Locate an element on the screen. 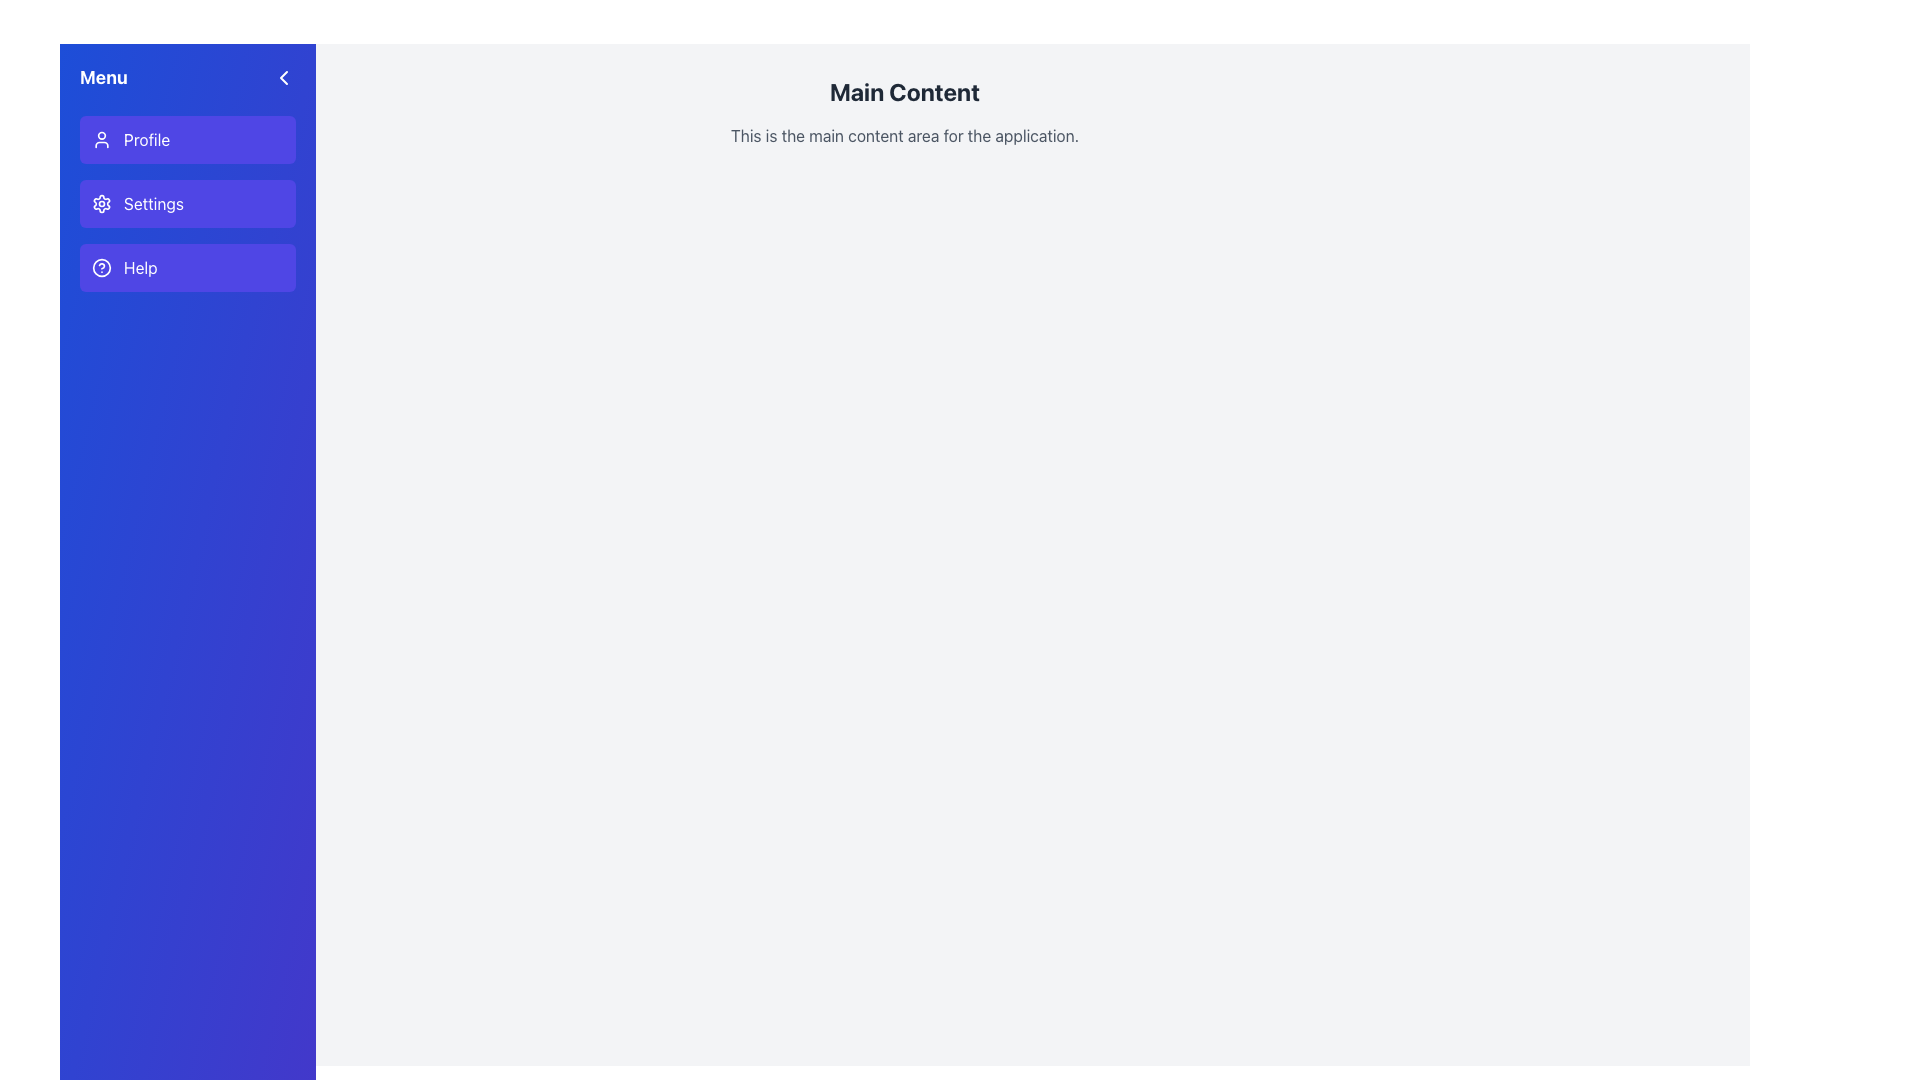 The image size is (1920, 1080). the settings button located below the 'Profile' button and above the 'Help' button in the vertical menu is located at coordinates (187, 204).